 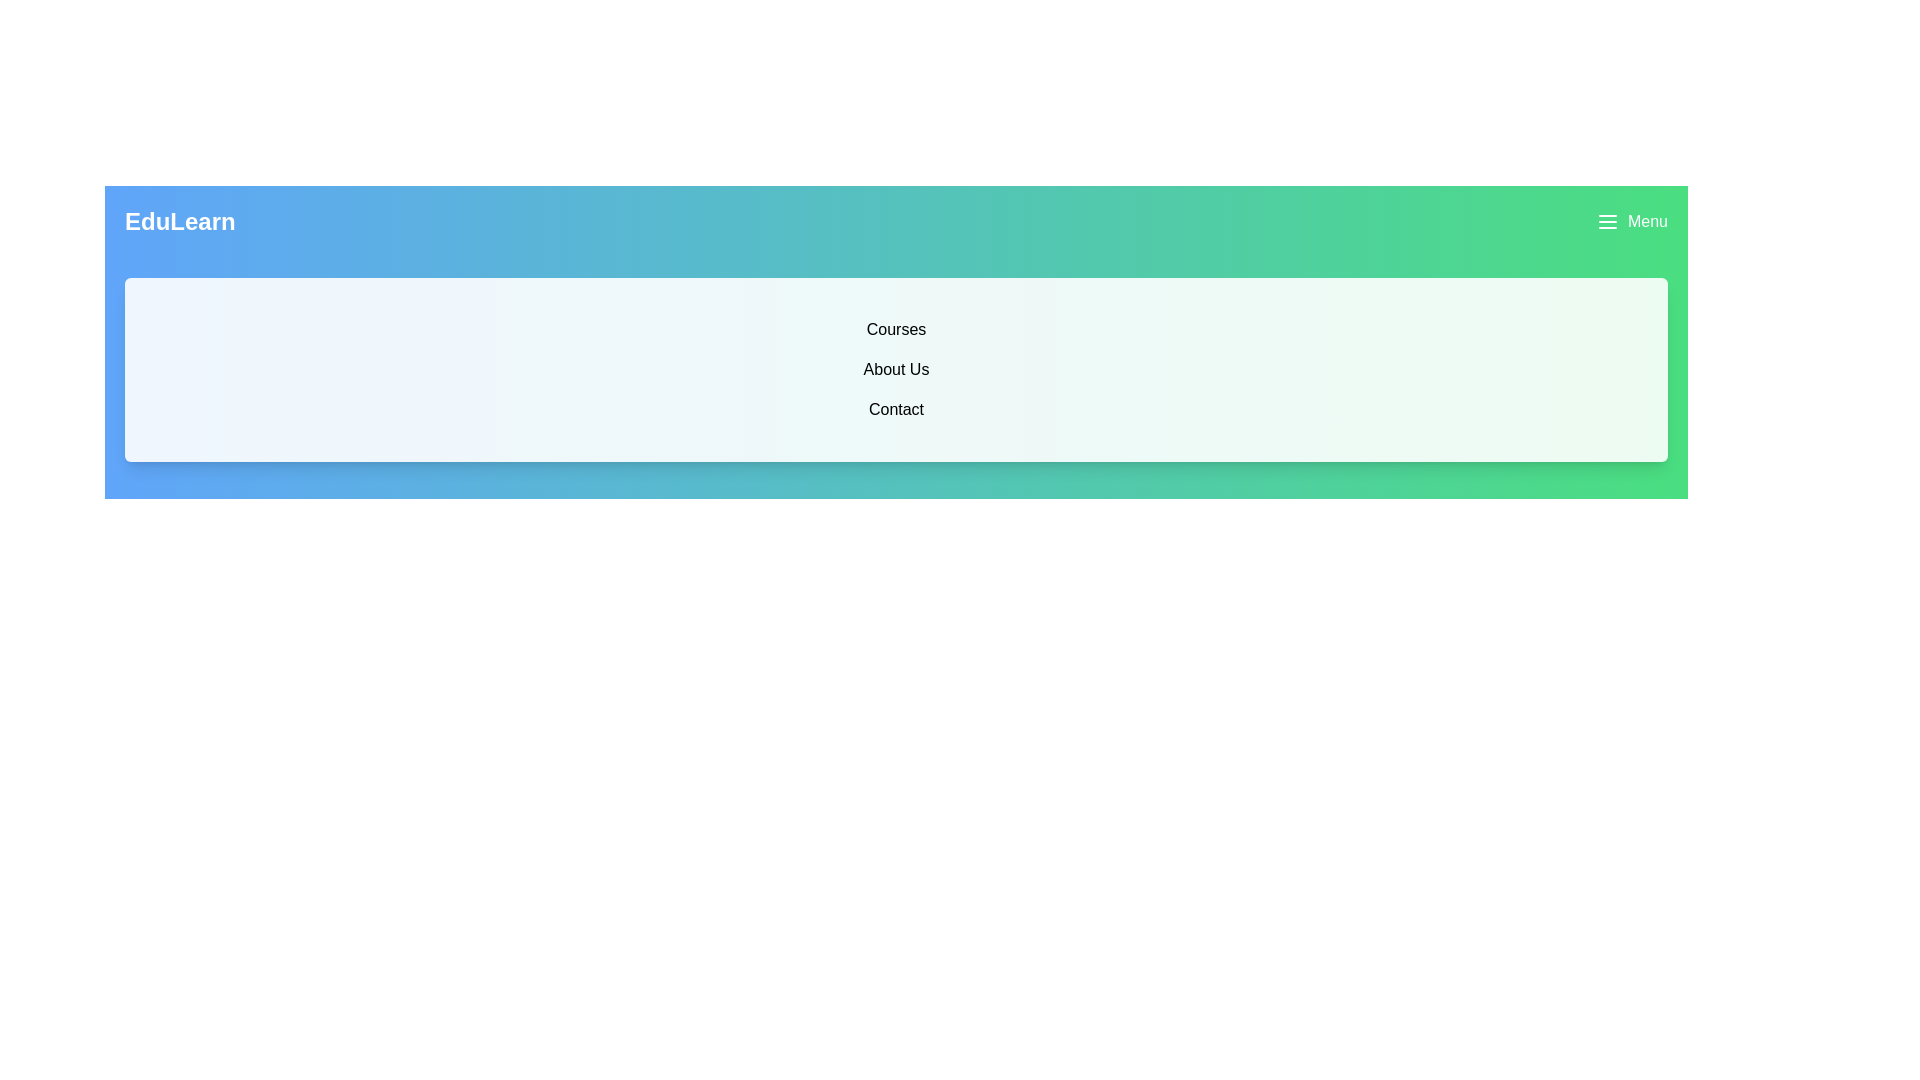 What do you see at coordinates (1647, 222) in the screenshot?
I see `the label that serves as an indicator for the adjacent menu toggle icon, located at the top-right corner of the application interface` at bounding box center [1647, 222].